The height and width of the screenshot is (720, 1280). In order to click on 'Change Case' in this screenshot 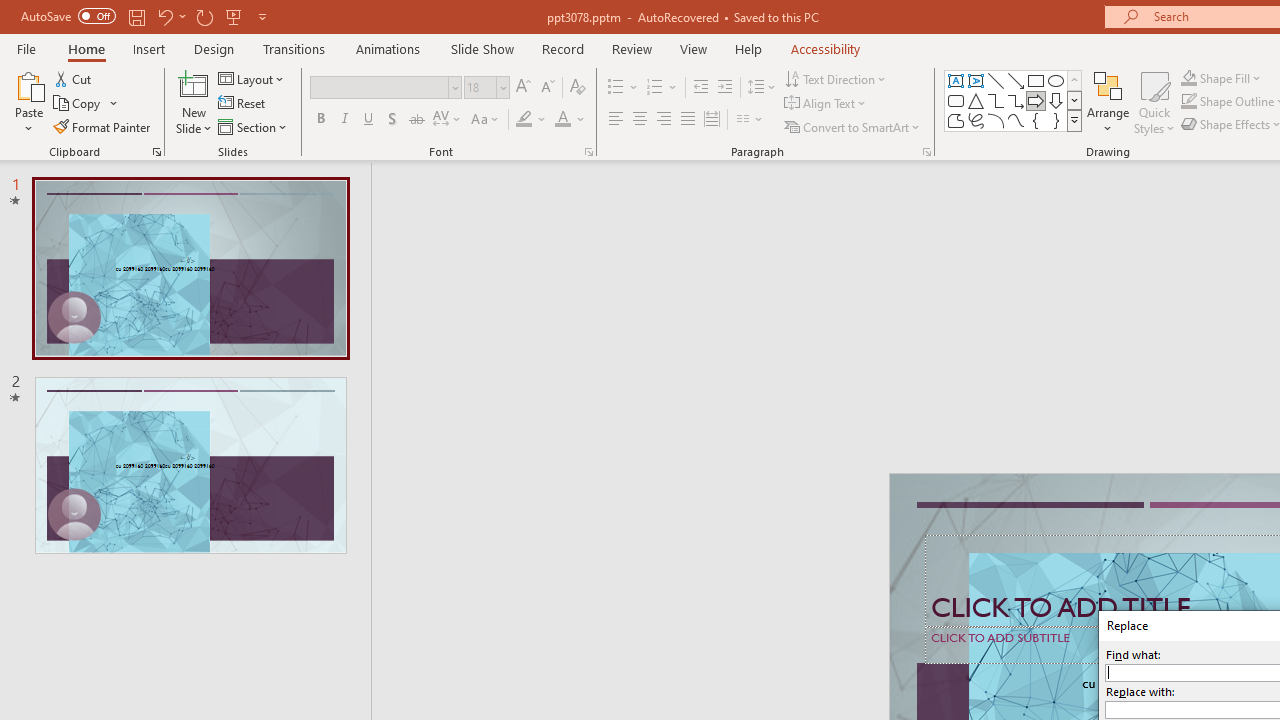, I will do `click(486, 119)`.